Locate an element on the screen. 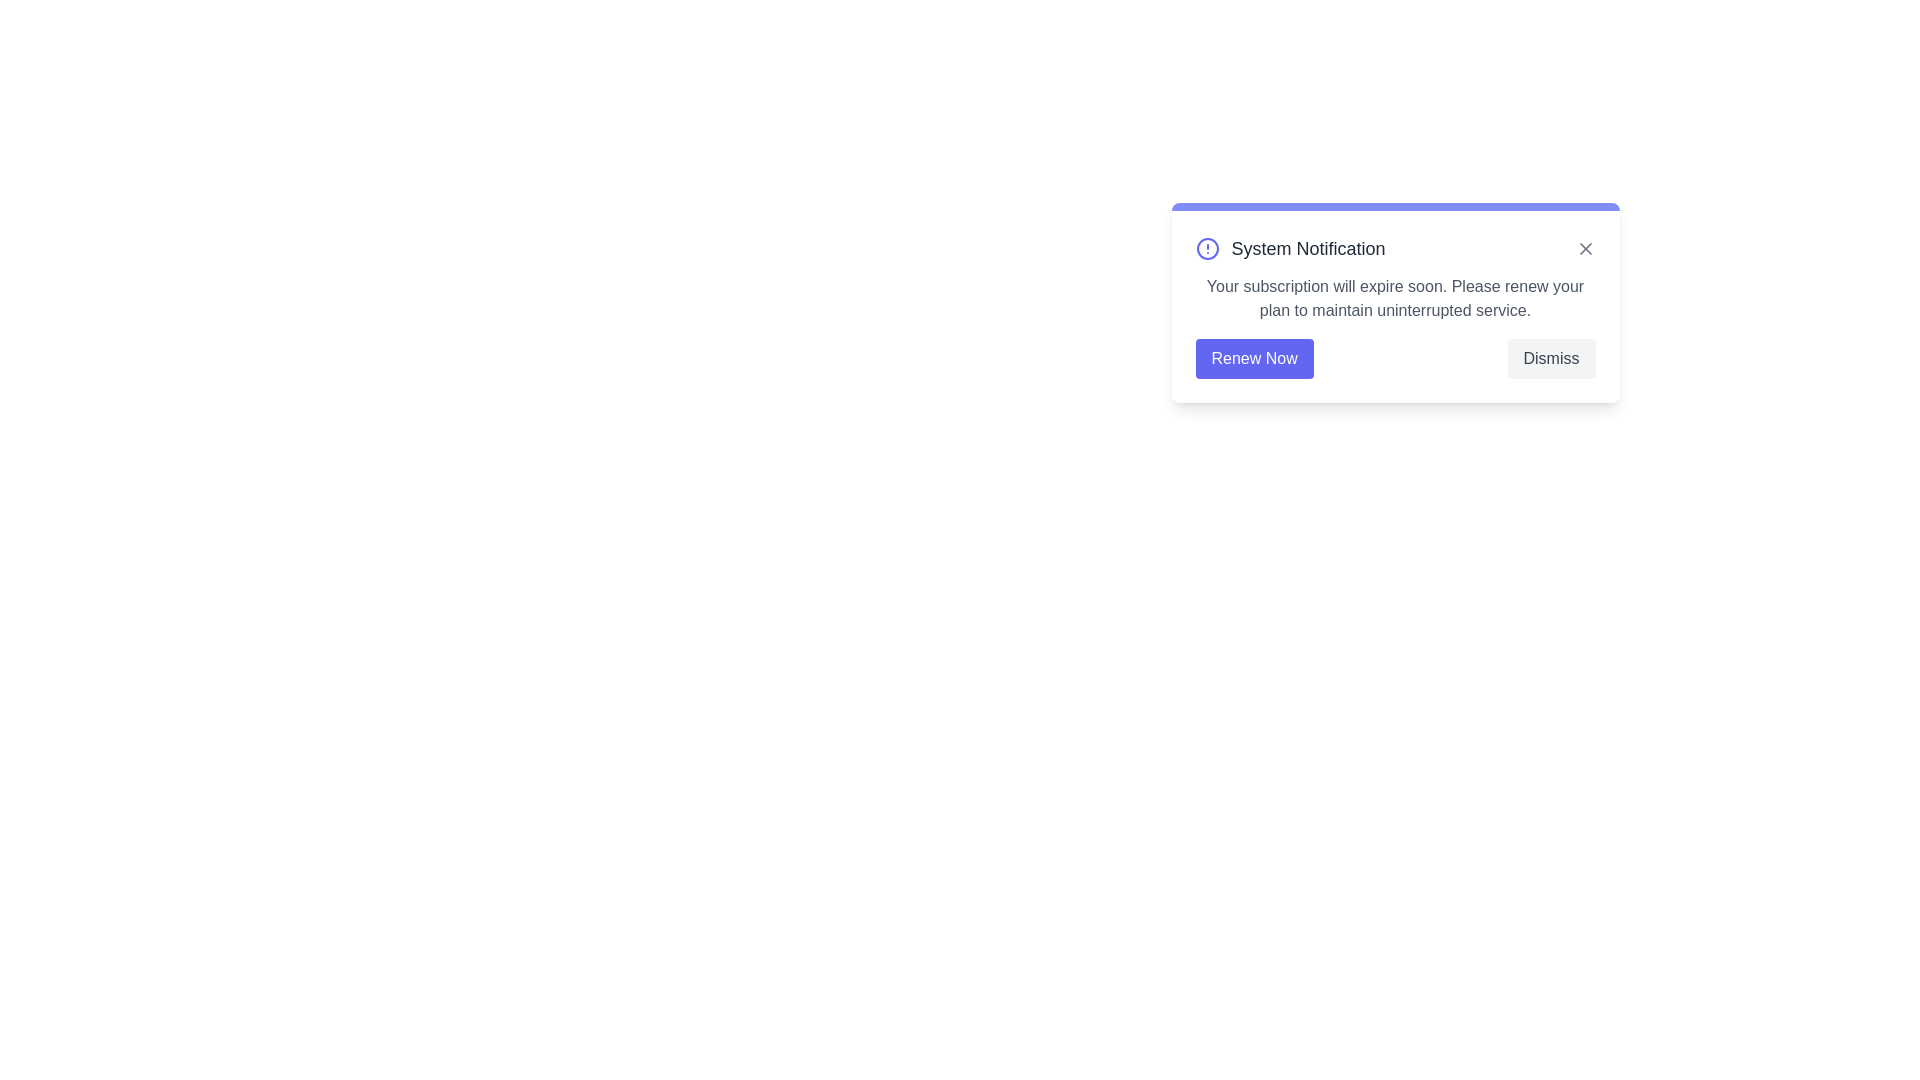 Image resolution: width=1920 pixels, height=1080 pixels. close icon in the top-right corner of the alert component is located at coordinates (1584, 248).